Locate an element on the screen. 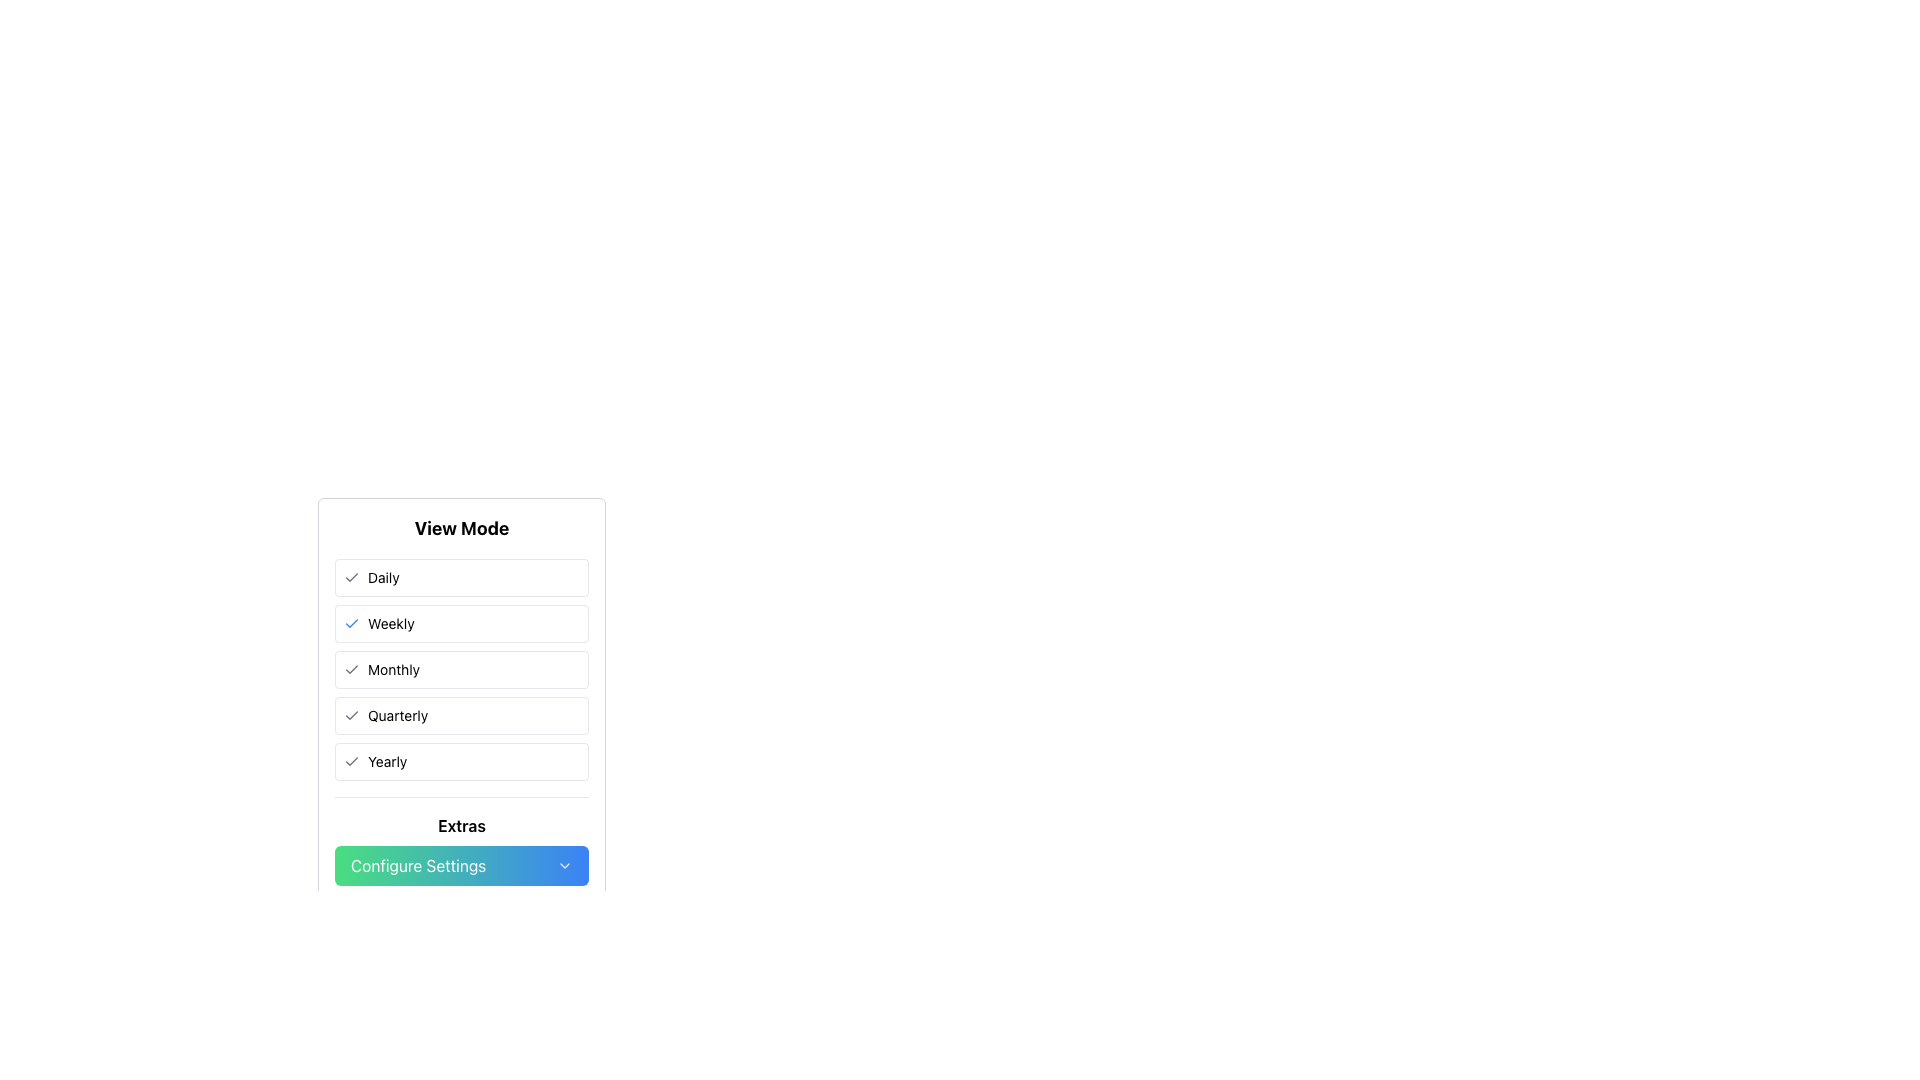 The image size is (1920, 1080). the 'Quarterly' button, which is the fourth selectable option in a vertical list of buttons for choosing different time views is located at coordinates (460, 715).